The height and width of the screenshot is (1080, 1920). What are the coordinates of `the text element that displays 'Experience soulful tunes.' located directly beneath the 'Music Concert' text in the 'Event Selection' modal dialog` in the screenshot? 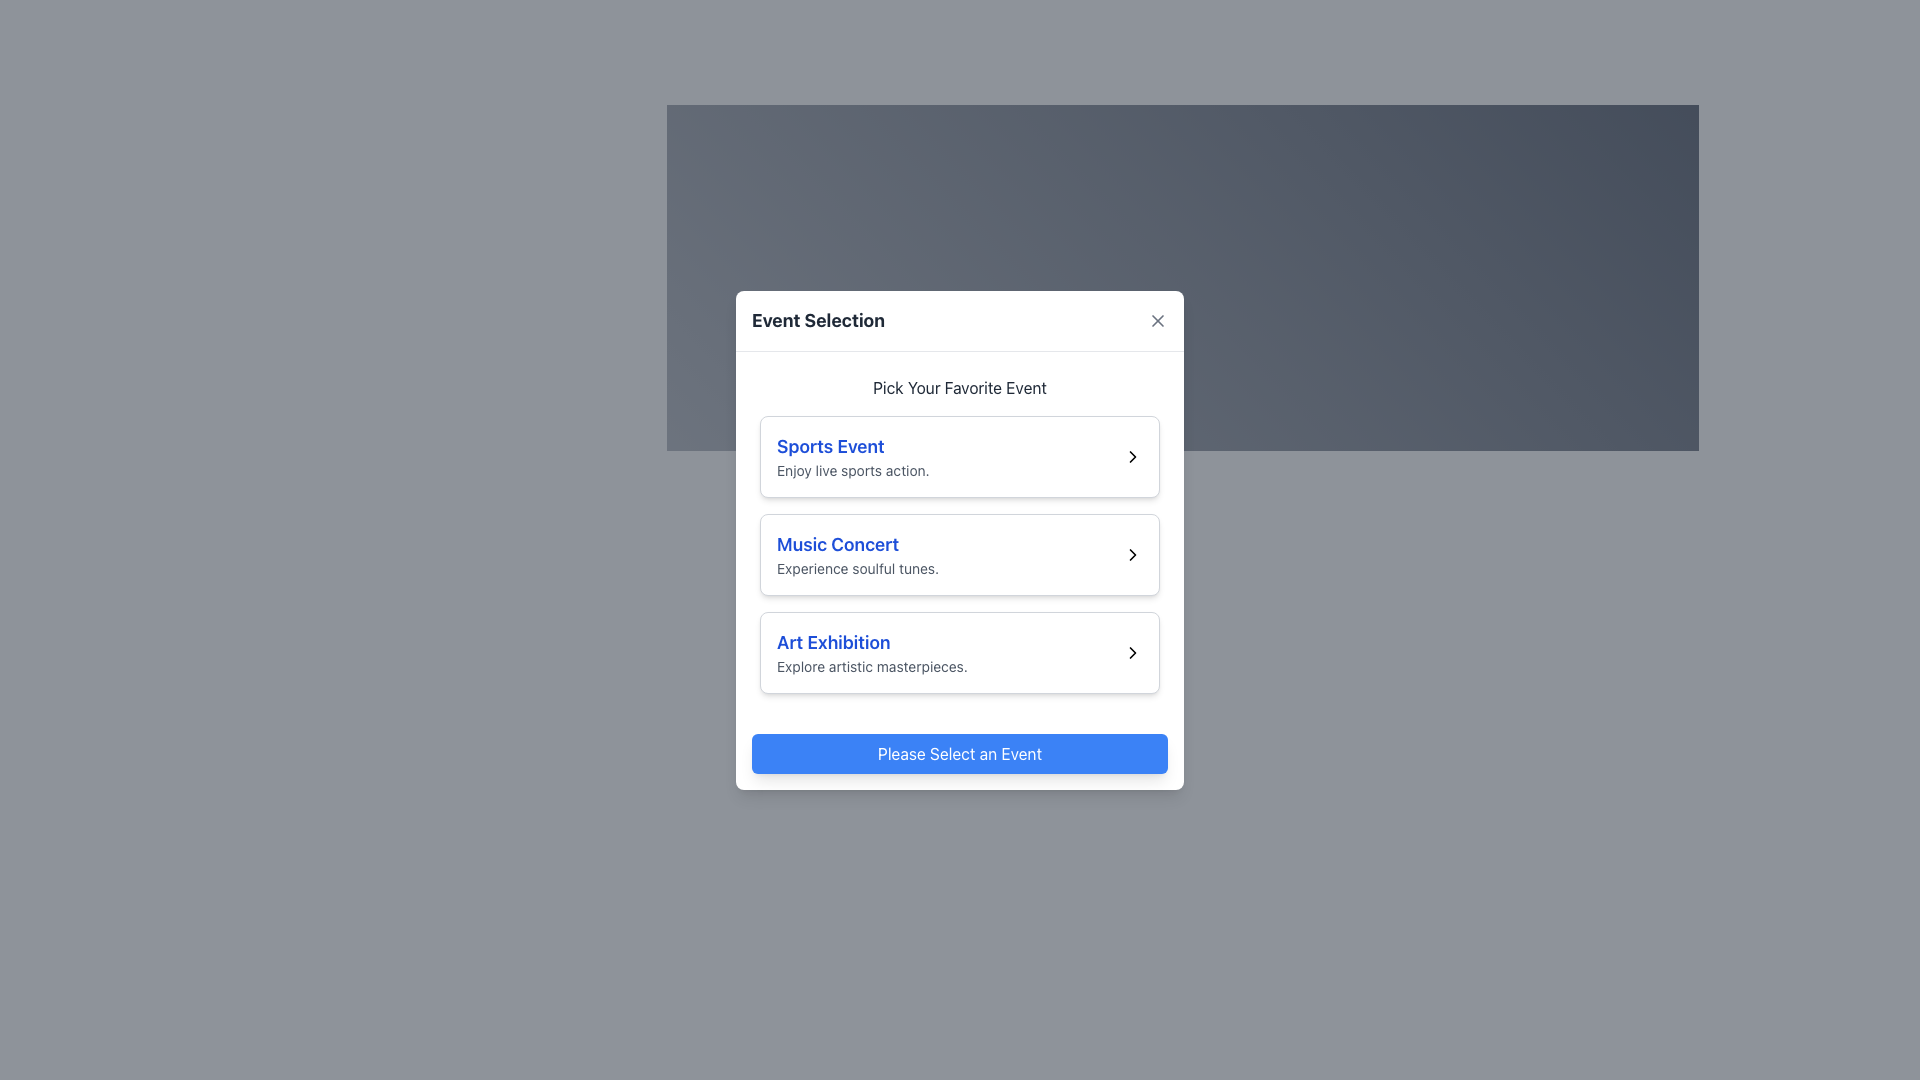 It's located at (858, 568).